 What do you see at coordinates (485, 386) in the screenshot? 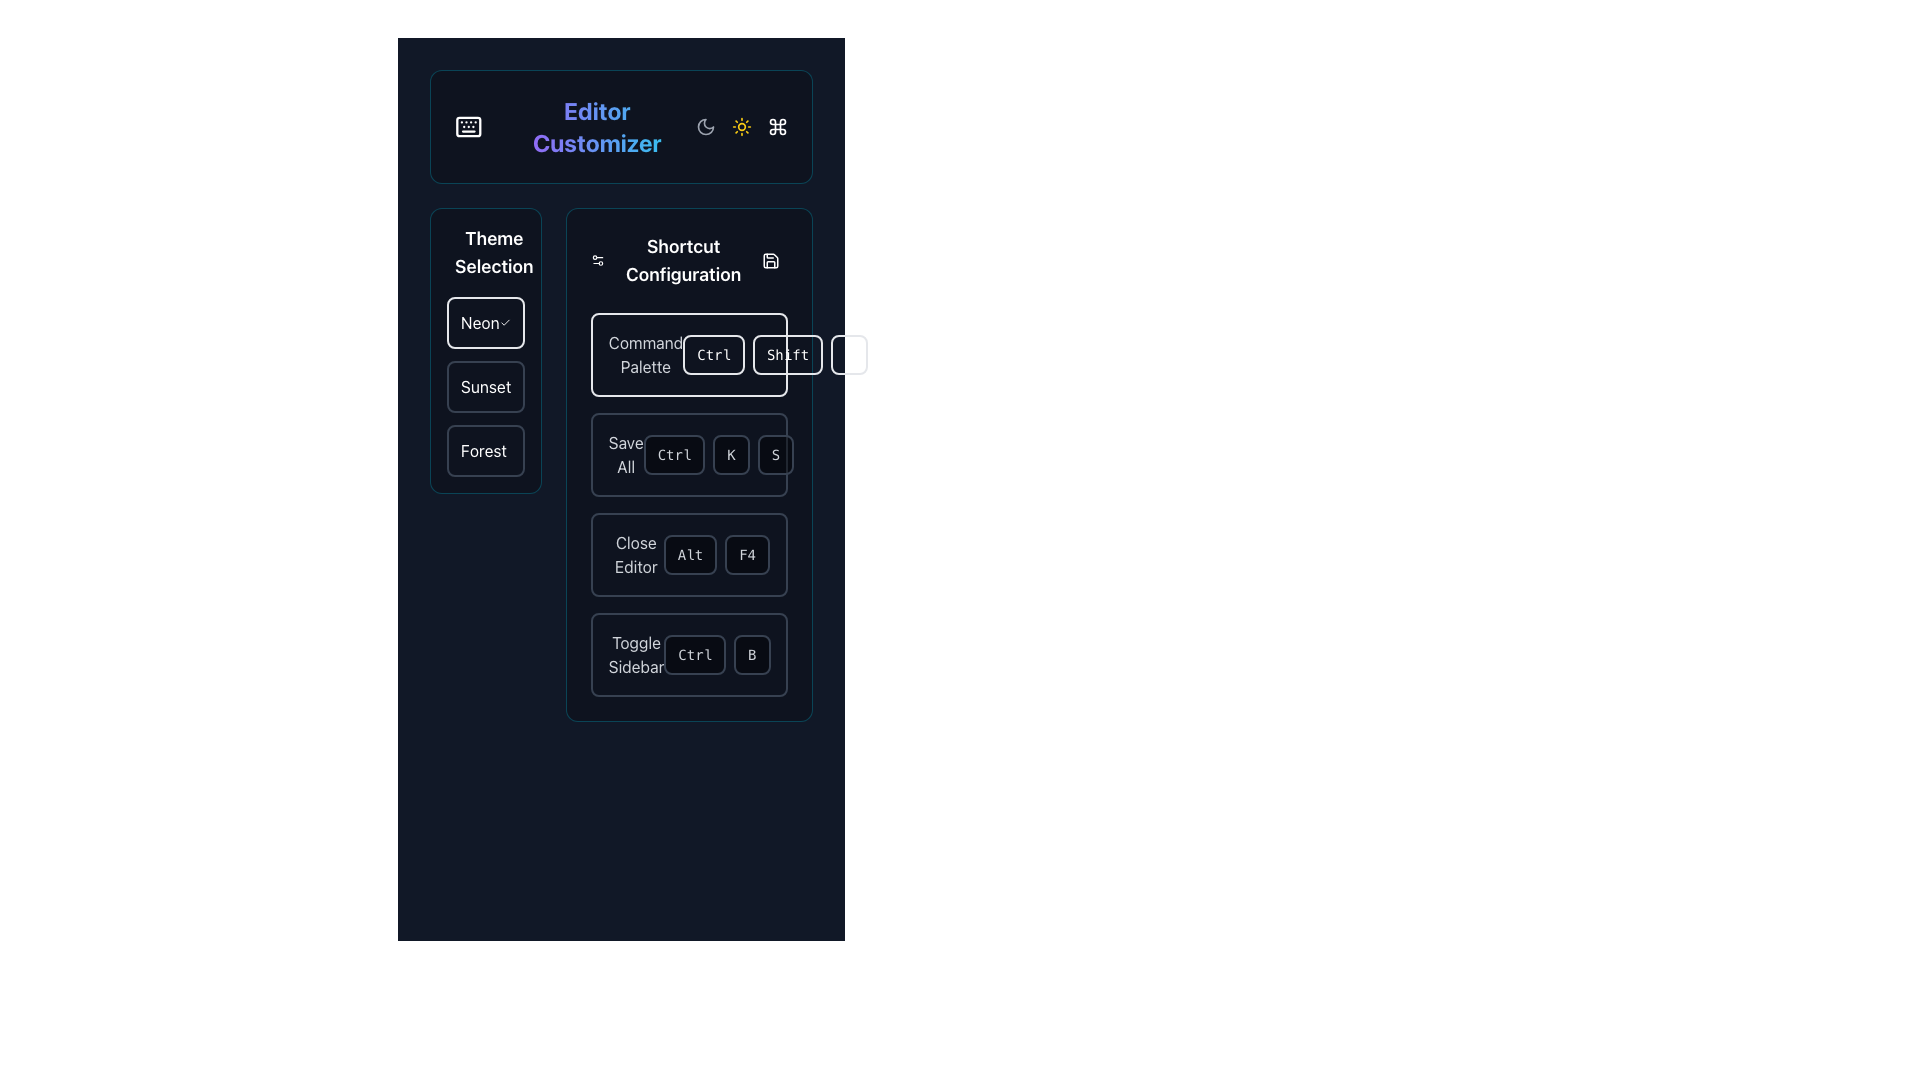
I see `the 'Sunset' button, which is a rectangular button with a dark background and a contrasting border that lightens on hover, located in the 'Theme Selection' section between the 'Neon' and 'Forest' buttons` at bounding box center [485, 386].